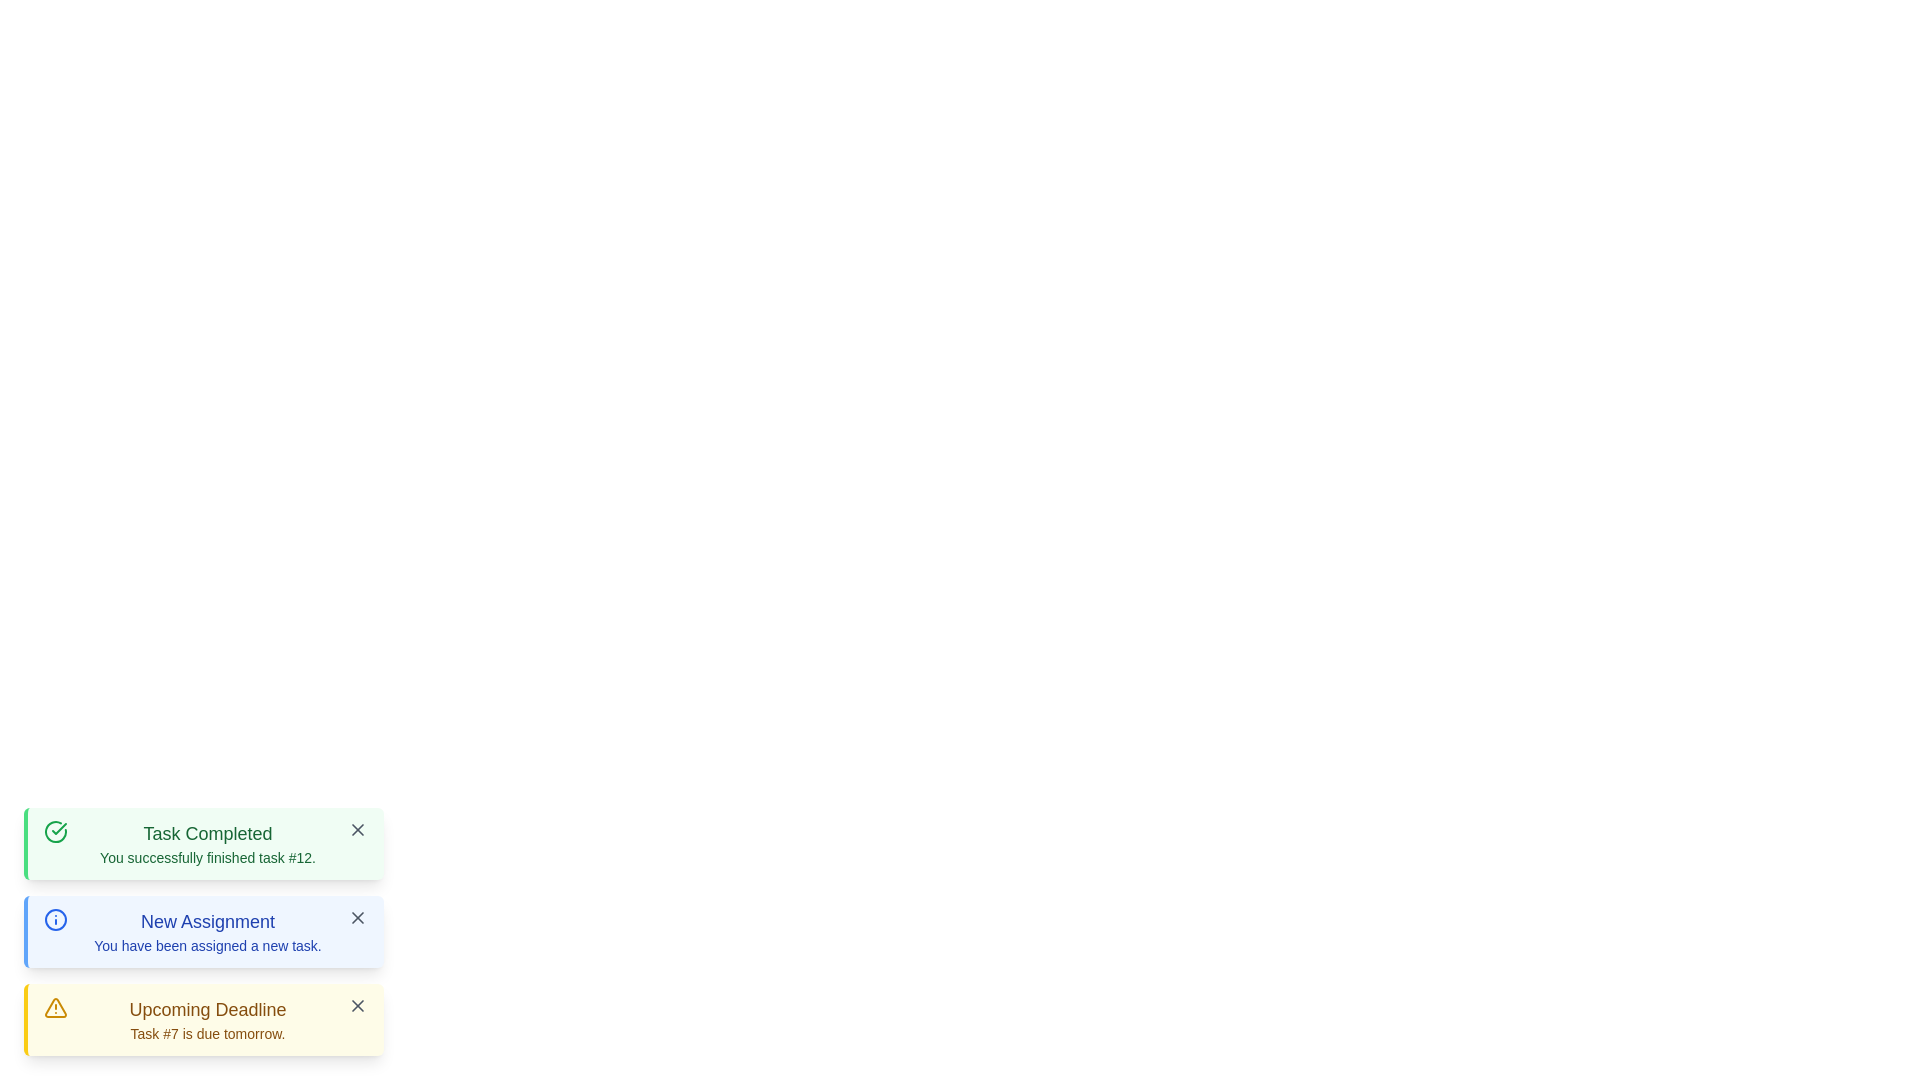  What do you see at coordinates (207, 932) in the screenshot?
I see `the text display component in the second notification card` at bounding box center [207, 932].